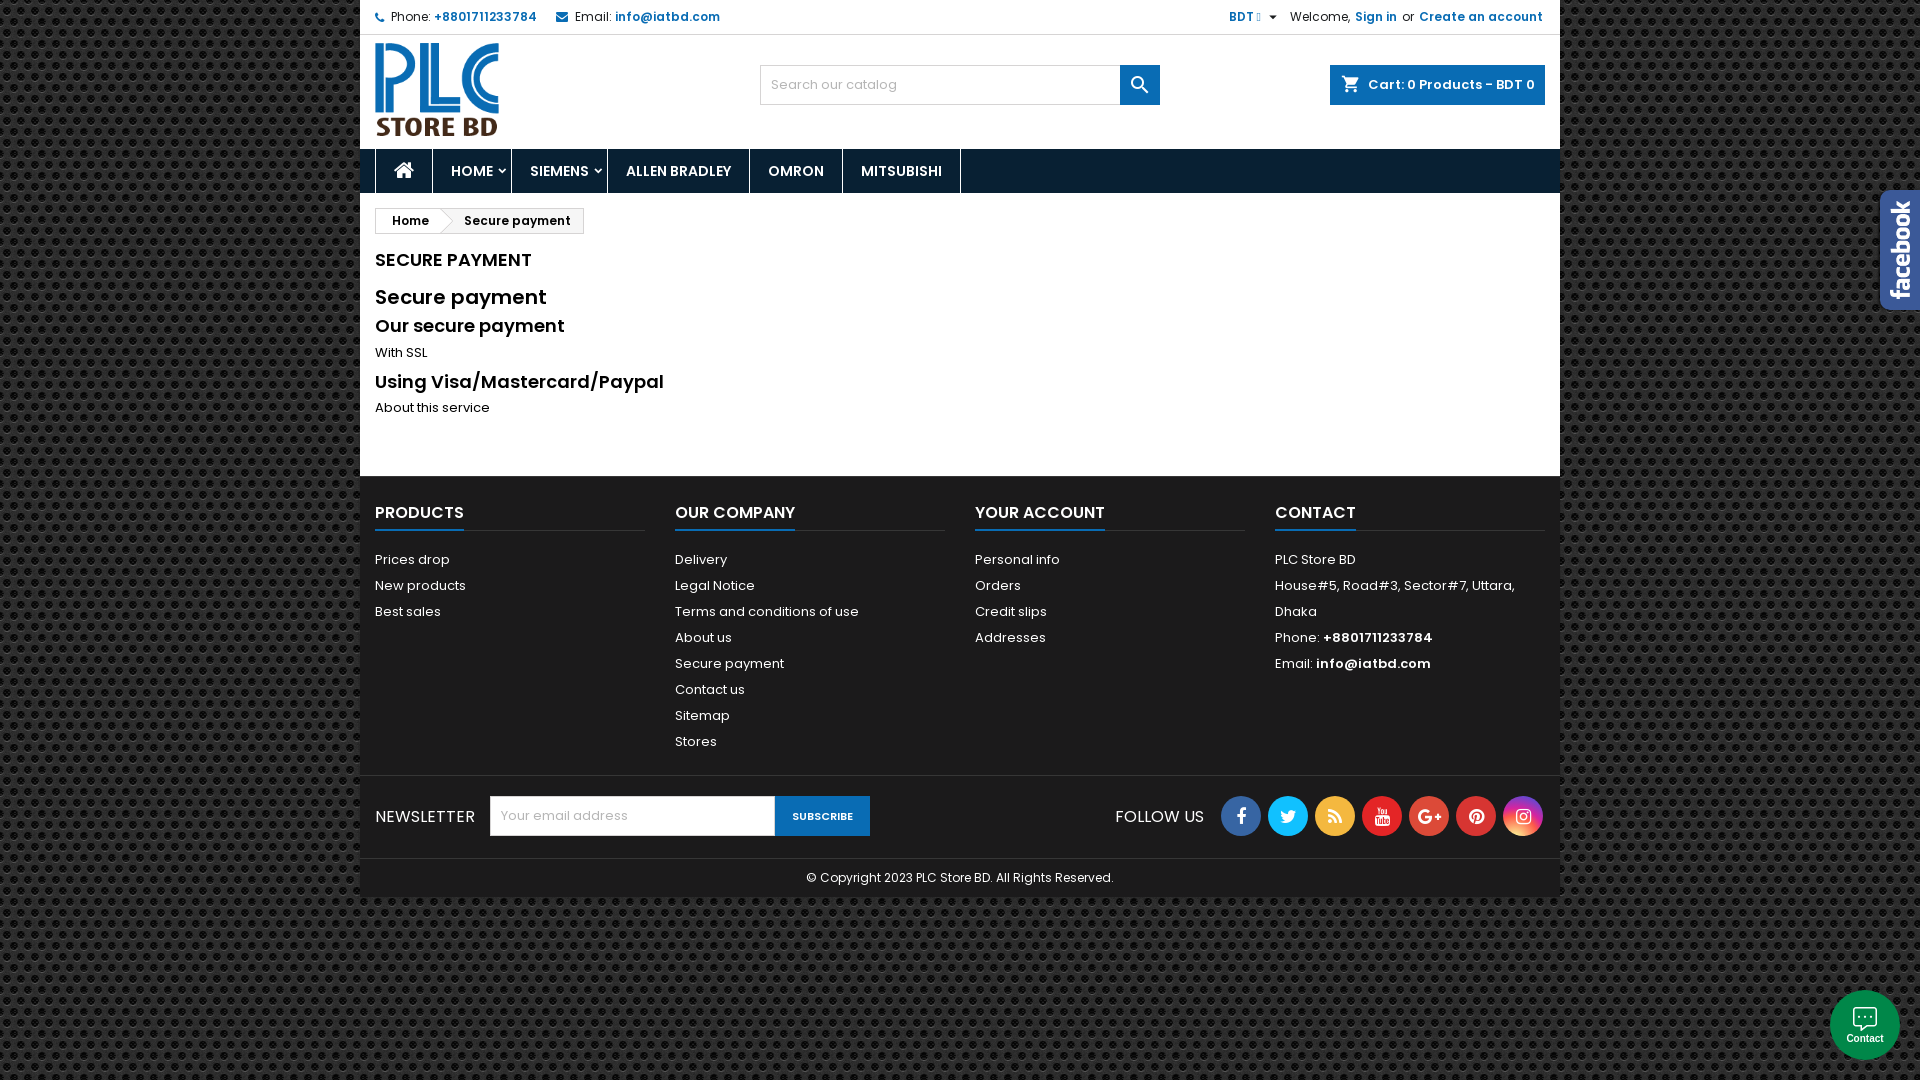 This screenshot has width=1920, height=1080. Describe the element at coordinates (419, 585) in the screenshot. I see `'New products'` at that location.